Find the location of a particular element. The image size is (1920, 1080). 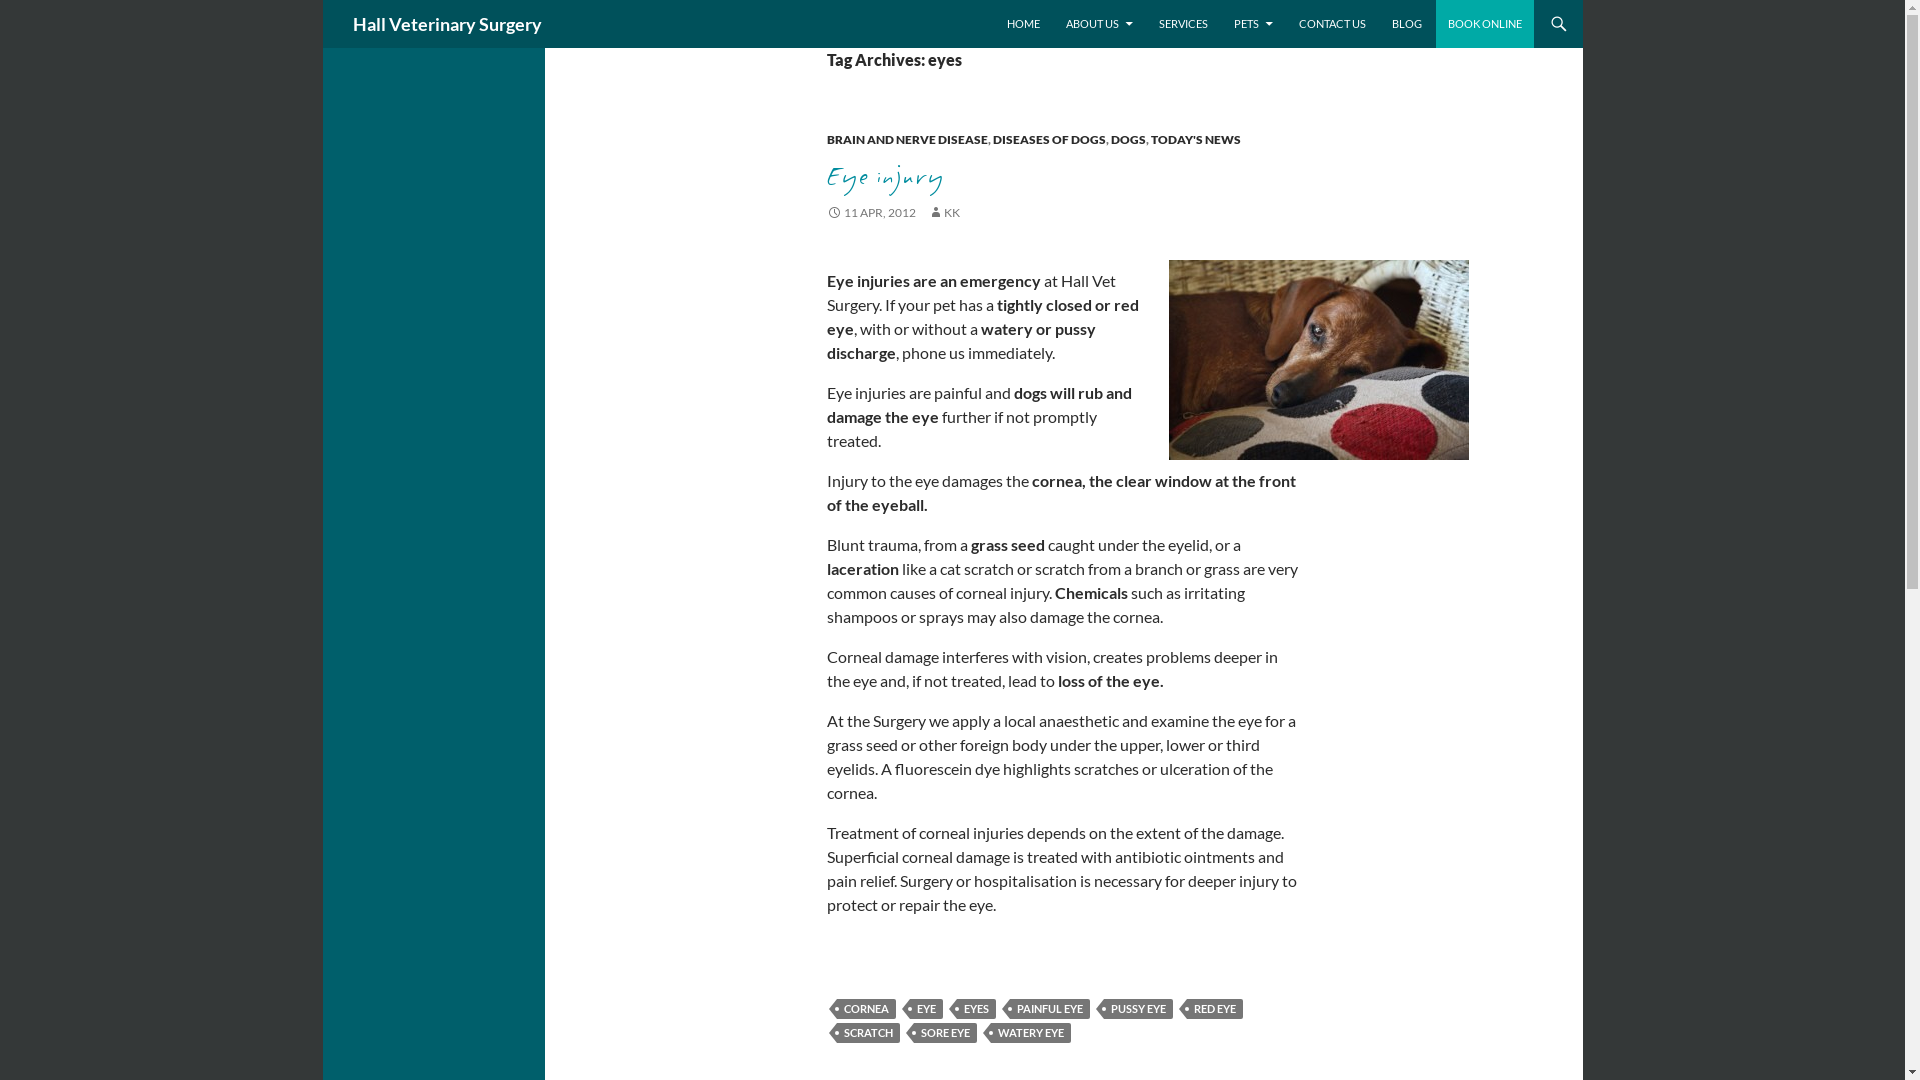

'BOOK ONLINE' is located at coordinates (1484, 23).